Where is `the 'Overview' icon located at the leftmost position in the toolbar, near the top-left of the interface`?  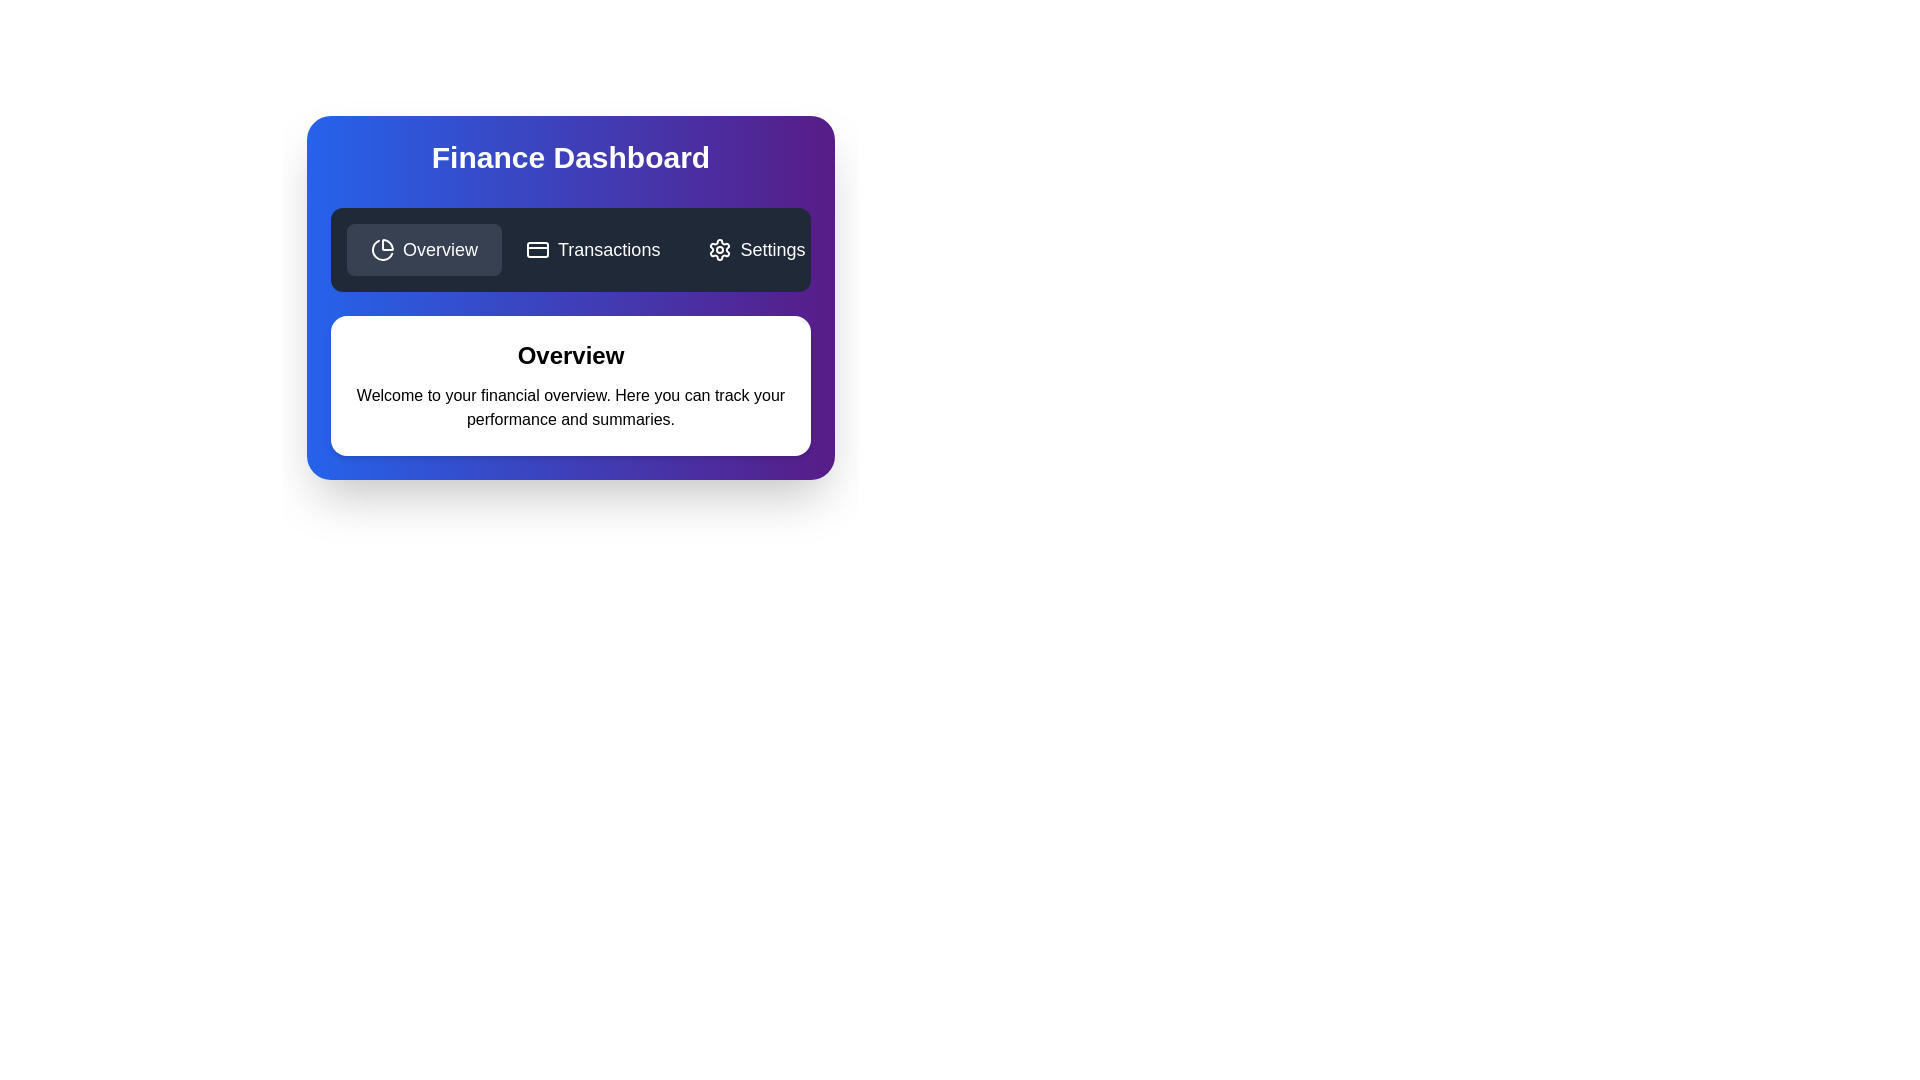
the 'Overview' icon located at the leftmost position in the toolbar, near the top-left of the interface is located at coordinates (382, 249).